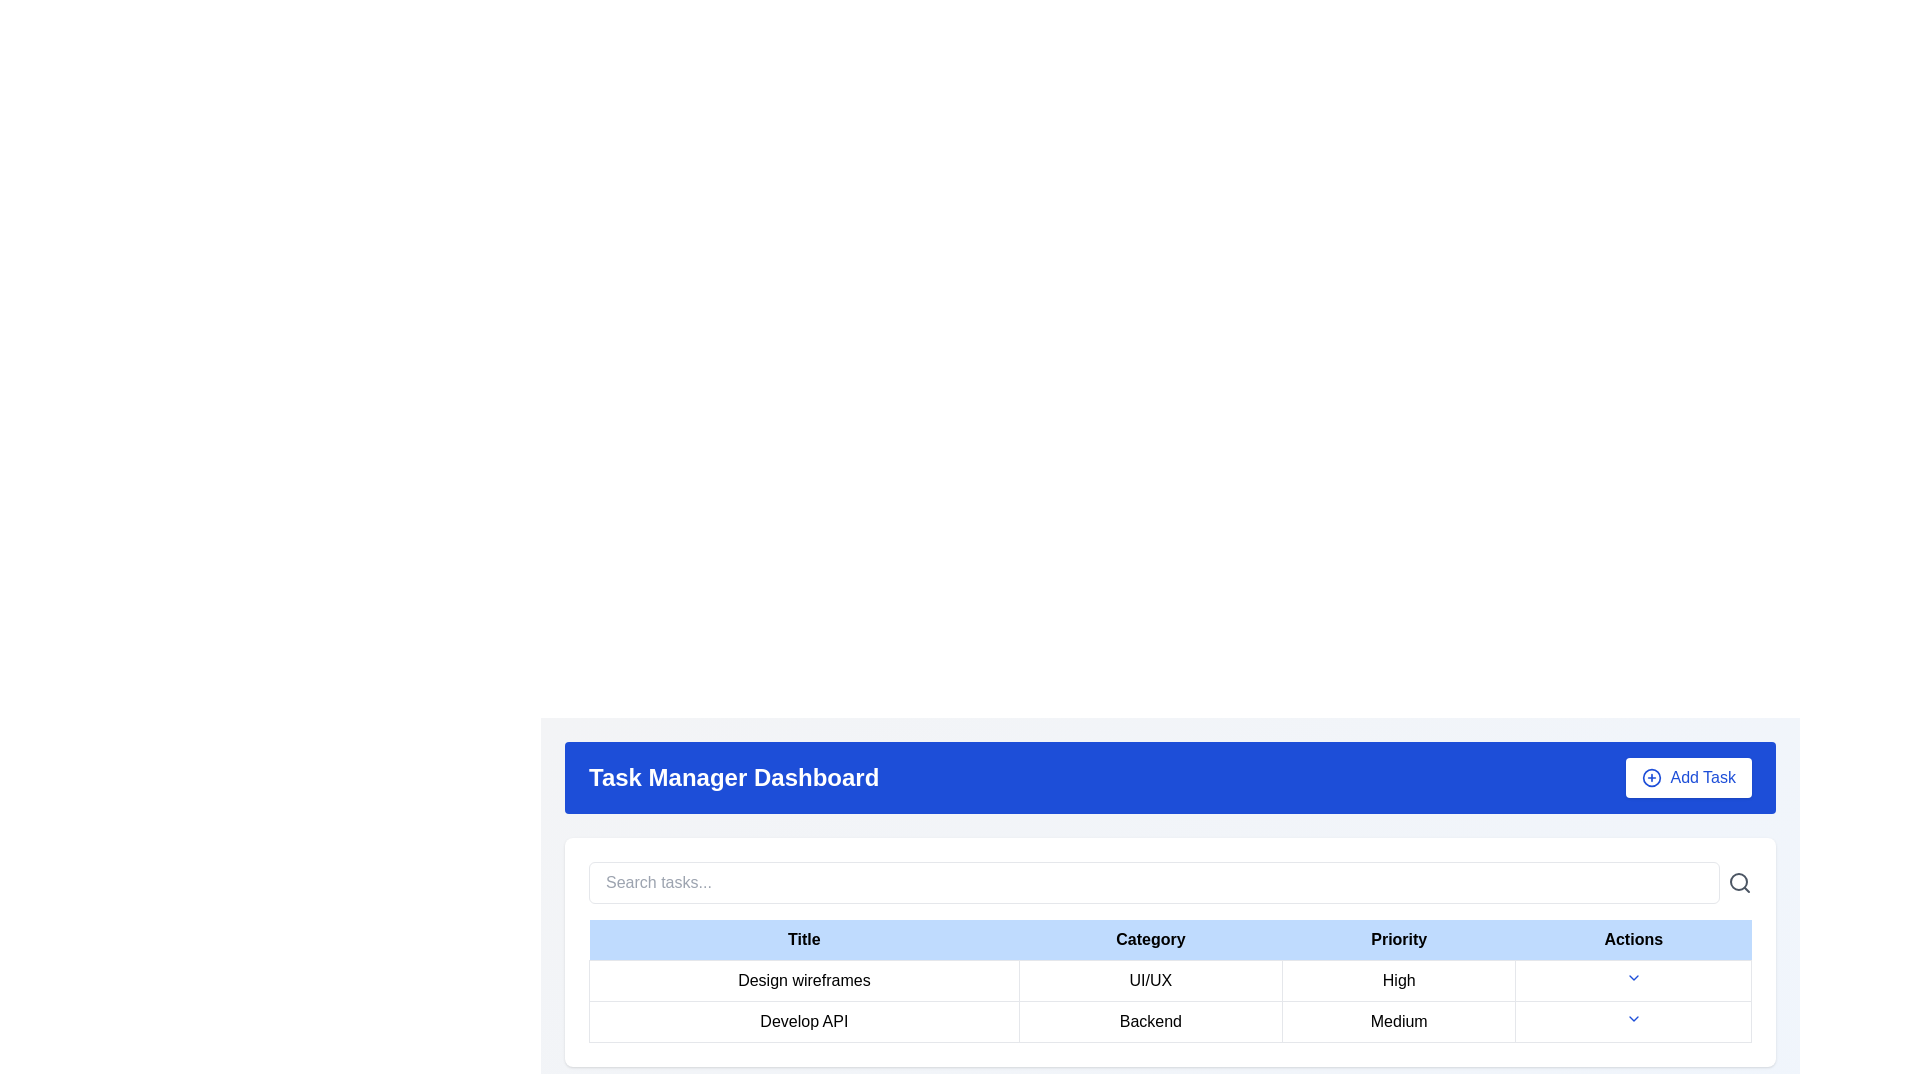 The height and width of the screenshot is (1080, 1920). What do you see at coordinates (1150, 1022) in the screenshot?
I see `the table cell containing the text 'Backend' in the second row under the header 'Category'` at bounding box center [1150, 1022].